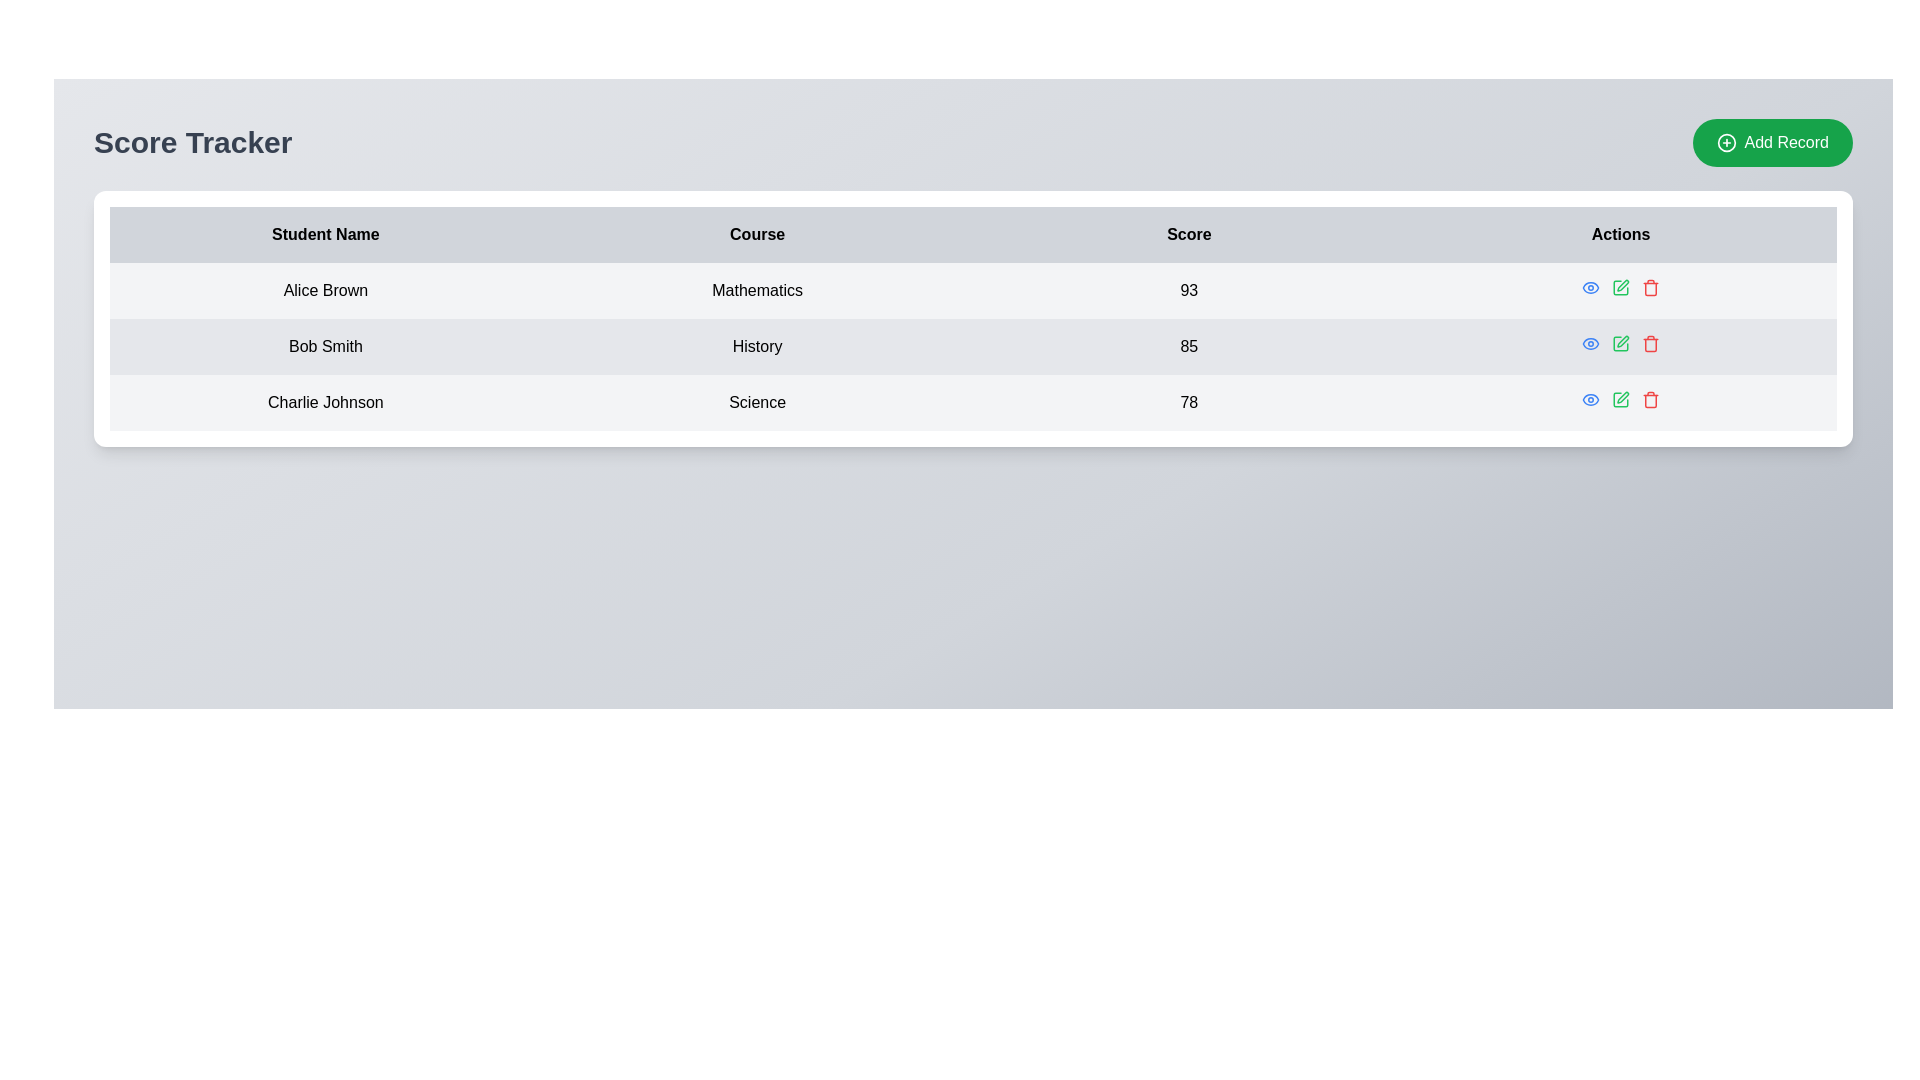  I want to click on the second icon button in the 'Actions' column for the student 'Bob Smith', so click(1621, 400).